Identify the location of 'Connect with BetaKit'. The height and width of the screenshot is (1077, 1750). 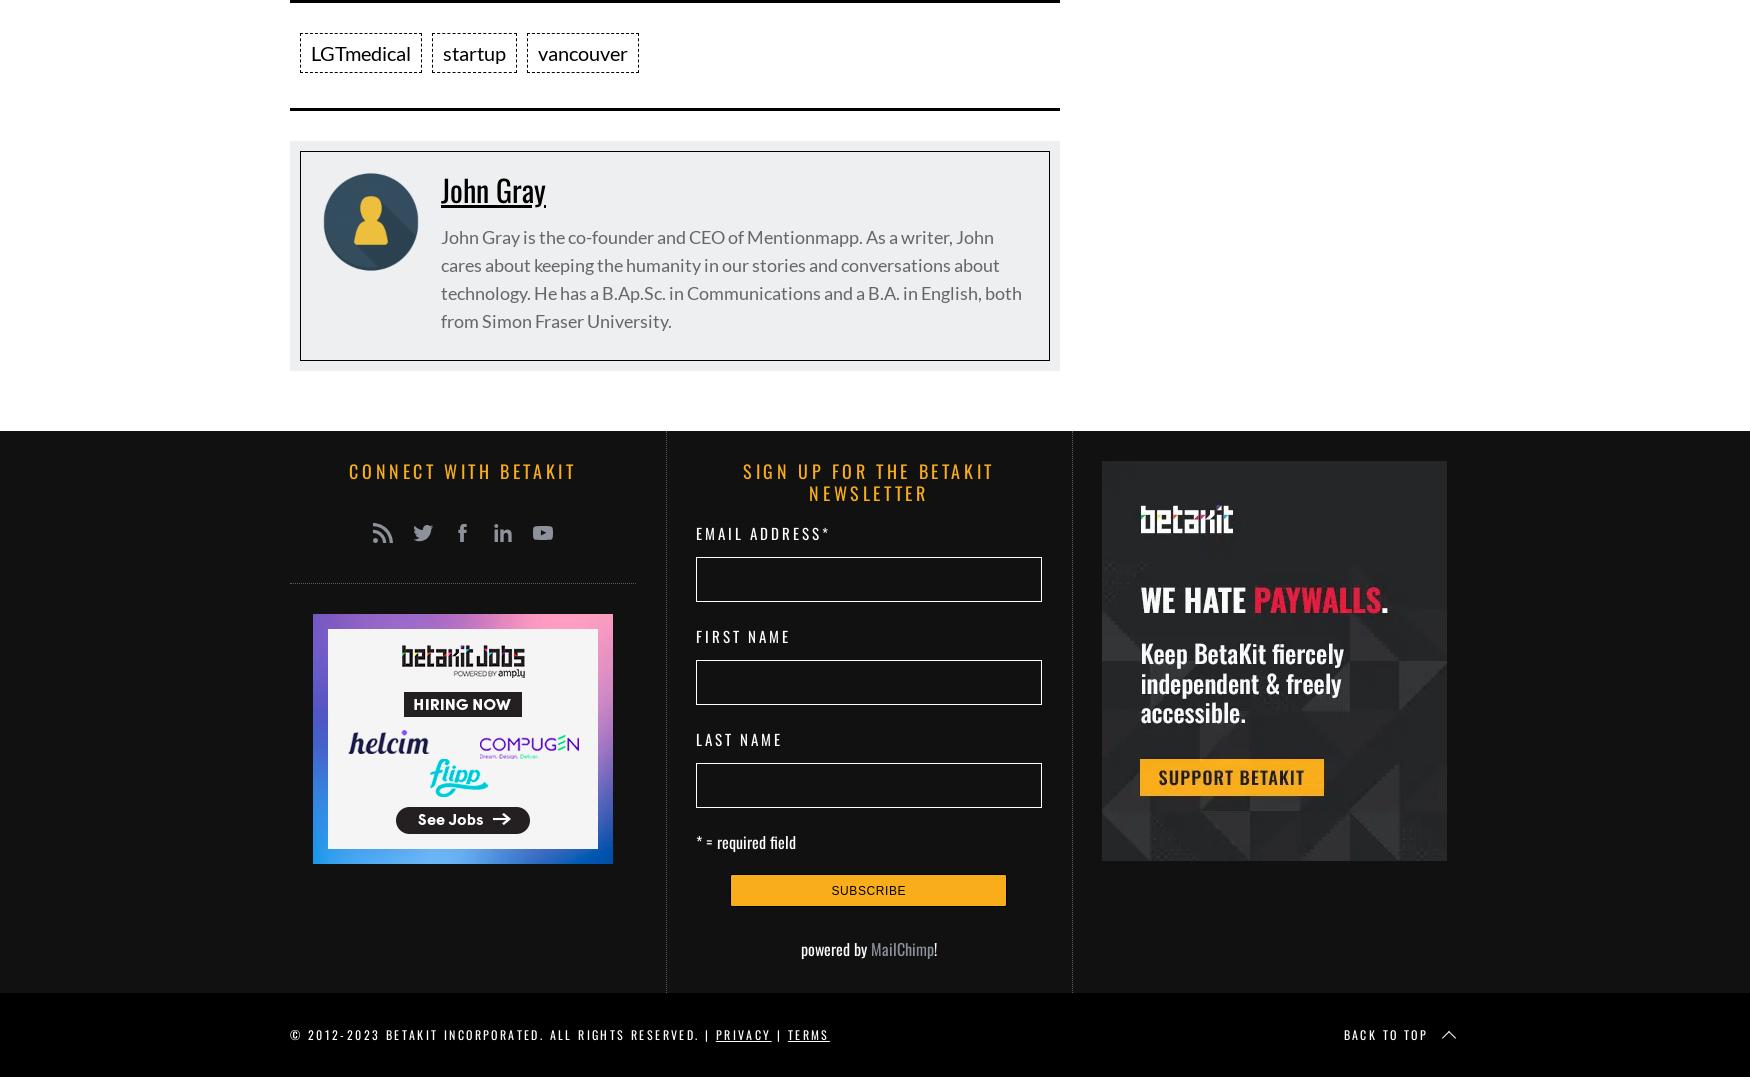
(462, 470).